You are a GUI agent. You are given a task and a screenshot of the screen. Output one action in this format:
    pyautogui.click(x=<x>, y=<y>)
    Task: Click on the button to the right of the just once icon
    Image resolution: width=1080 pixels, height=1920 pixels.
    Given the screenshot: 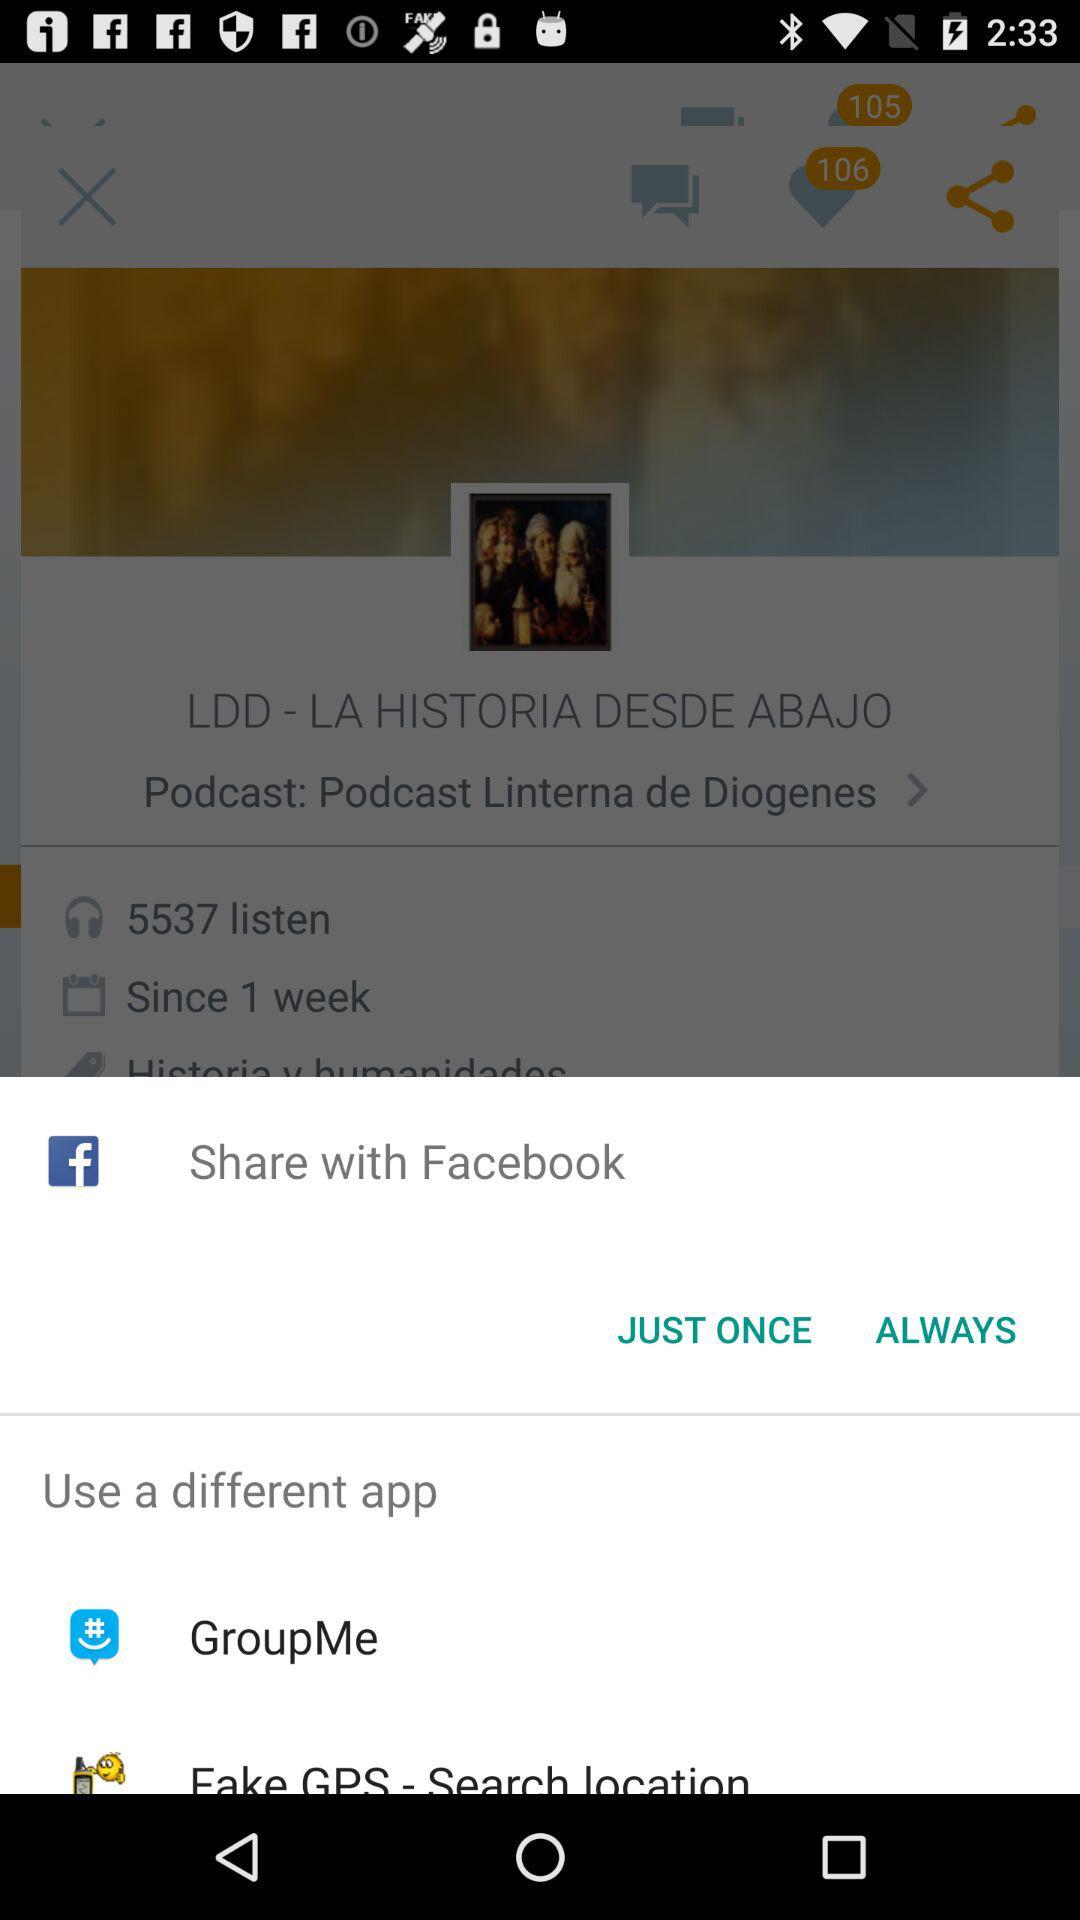 What is the action you would take?
    pyautogui.click(x=945, y=1329)
    